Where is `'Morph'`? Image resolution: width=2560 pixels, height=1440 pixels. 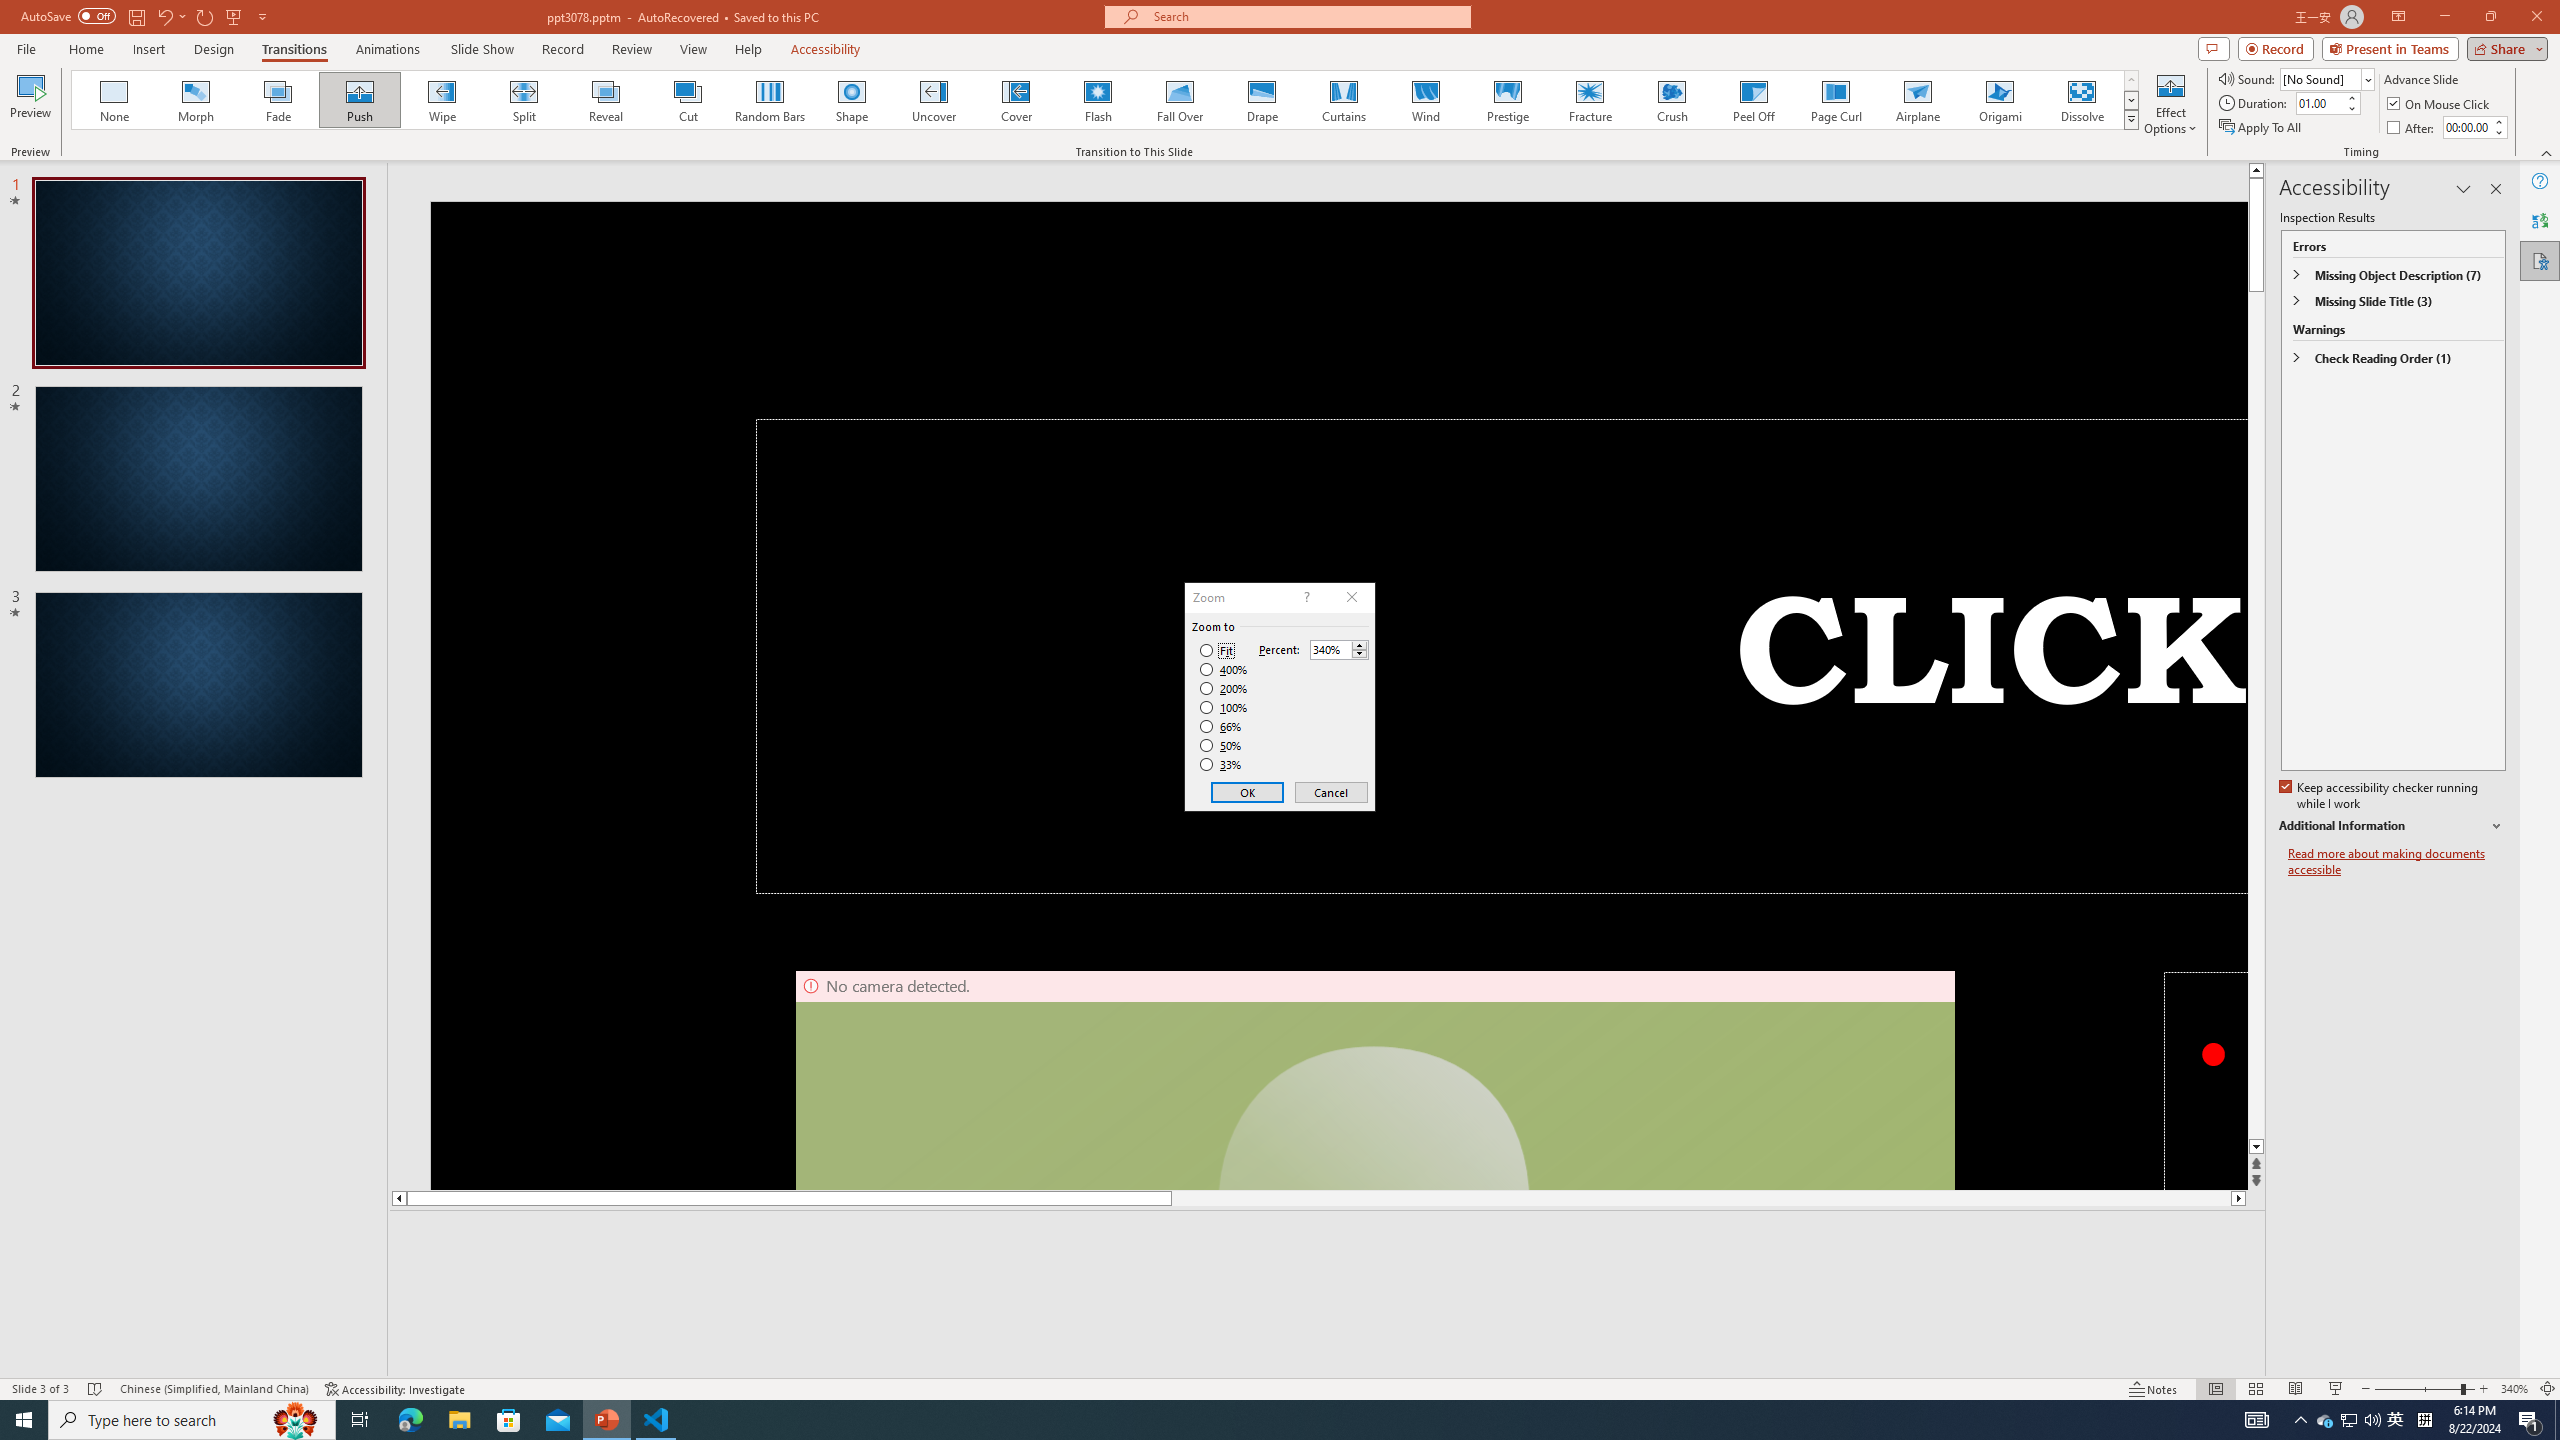
'Morph' is located at coordinates (196, 99).